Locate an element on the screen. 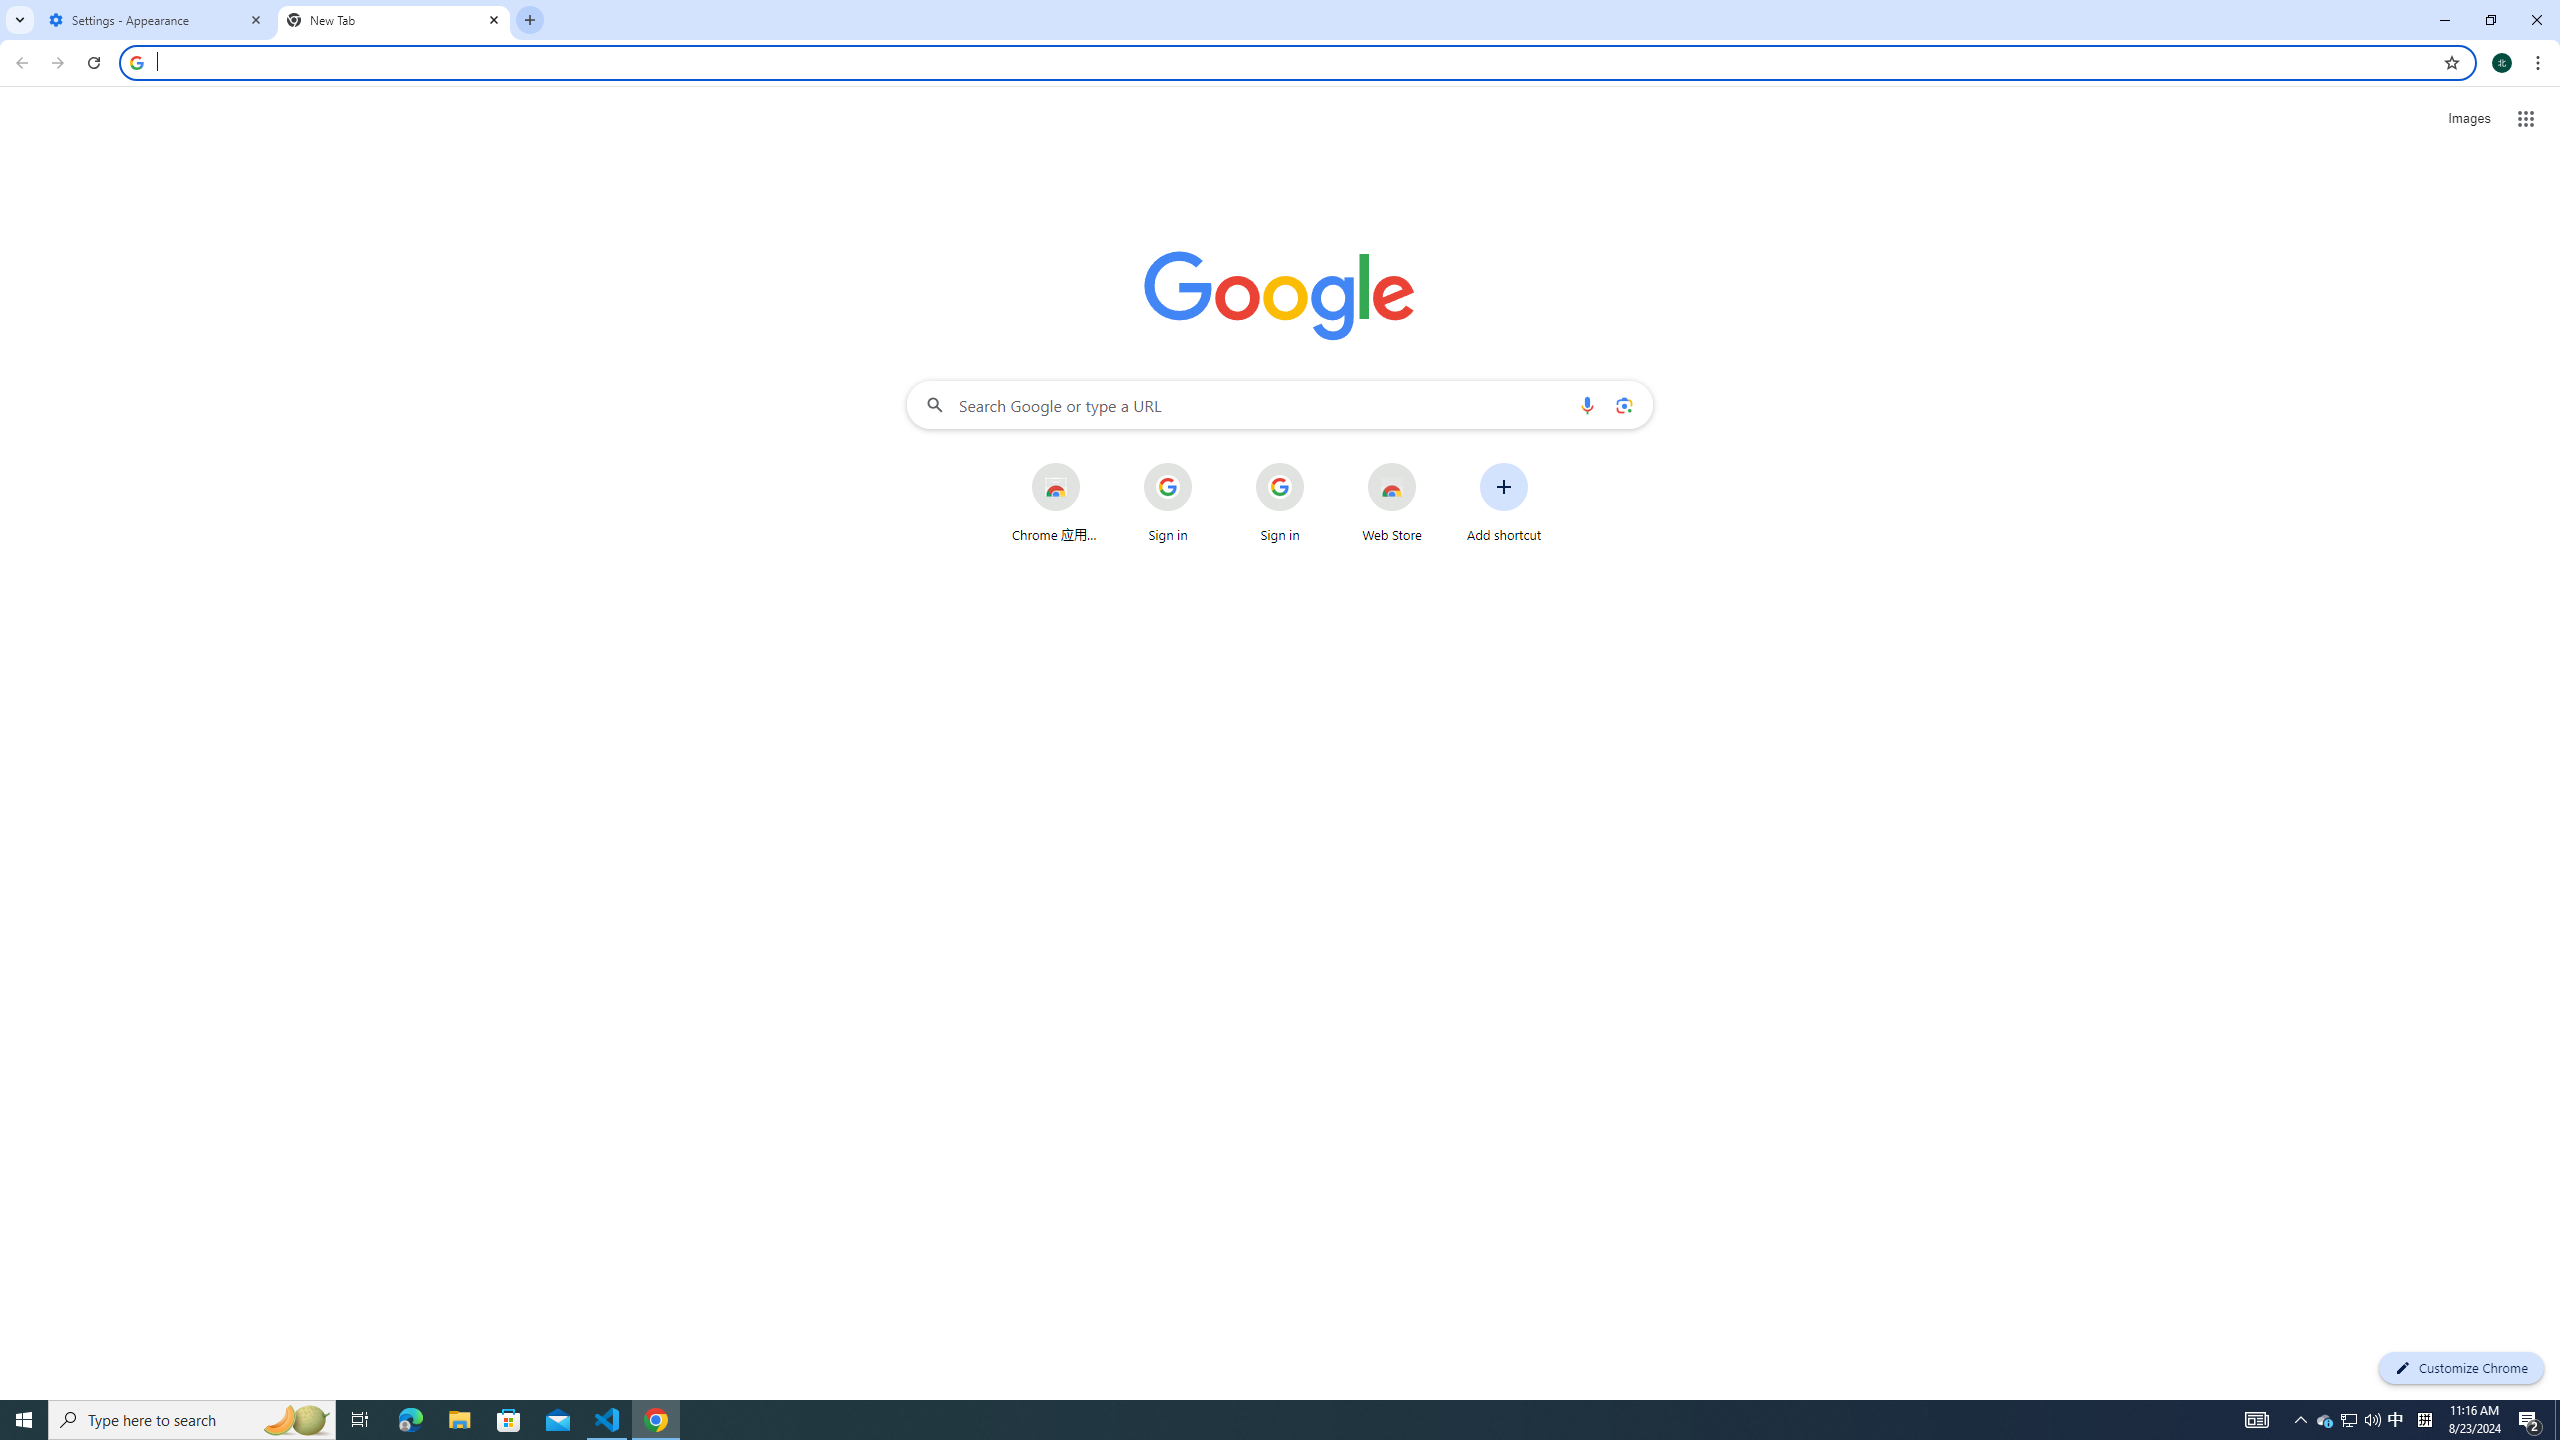  'New Tab' is located at coordinates (394, 19).